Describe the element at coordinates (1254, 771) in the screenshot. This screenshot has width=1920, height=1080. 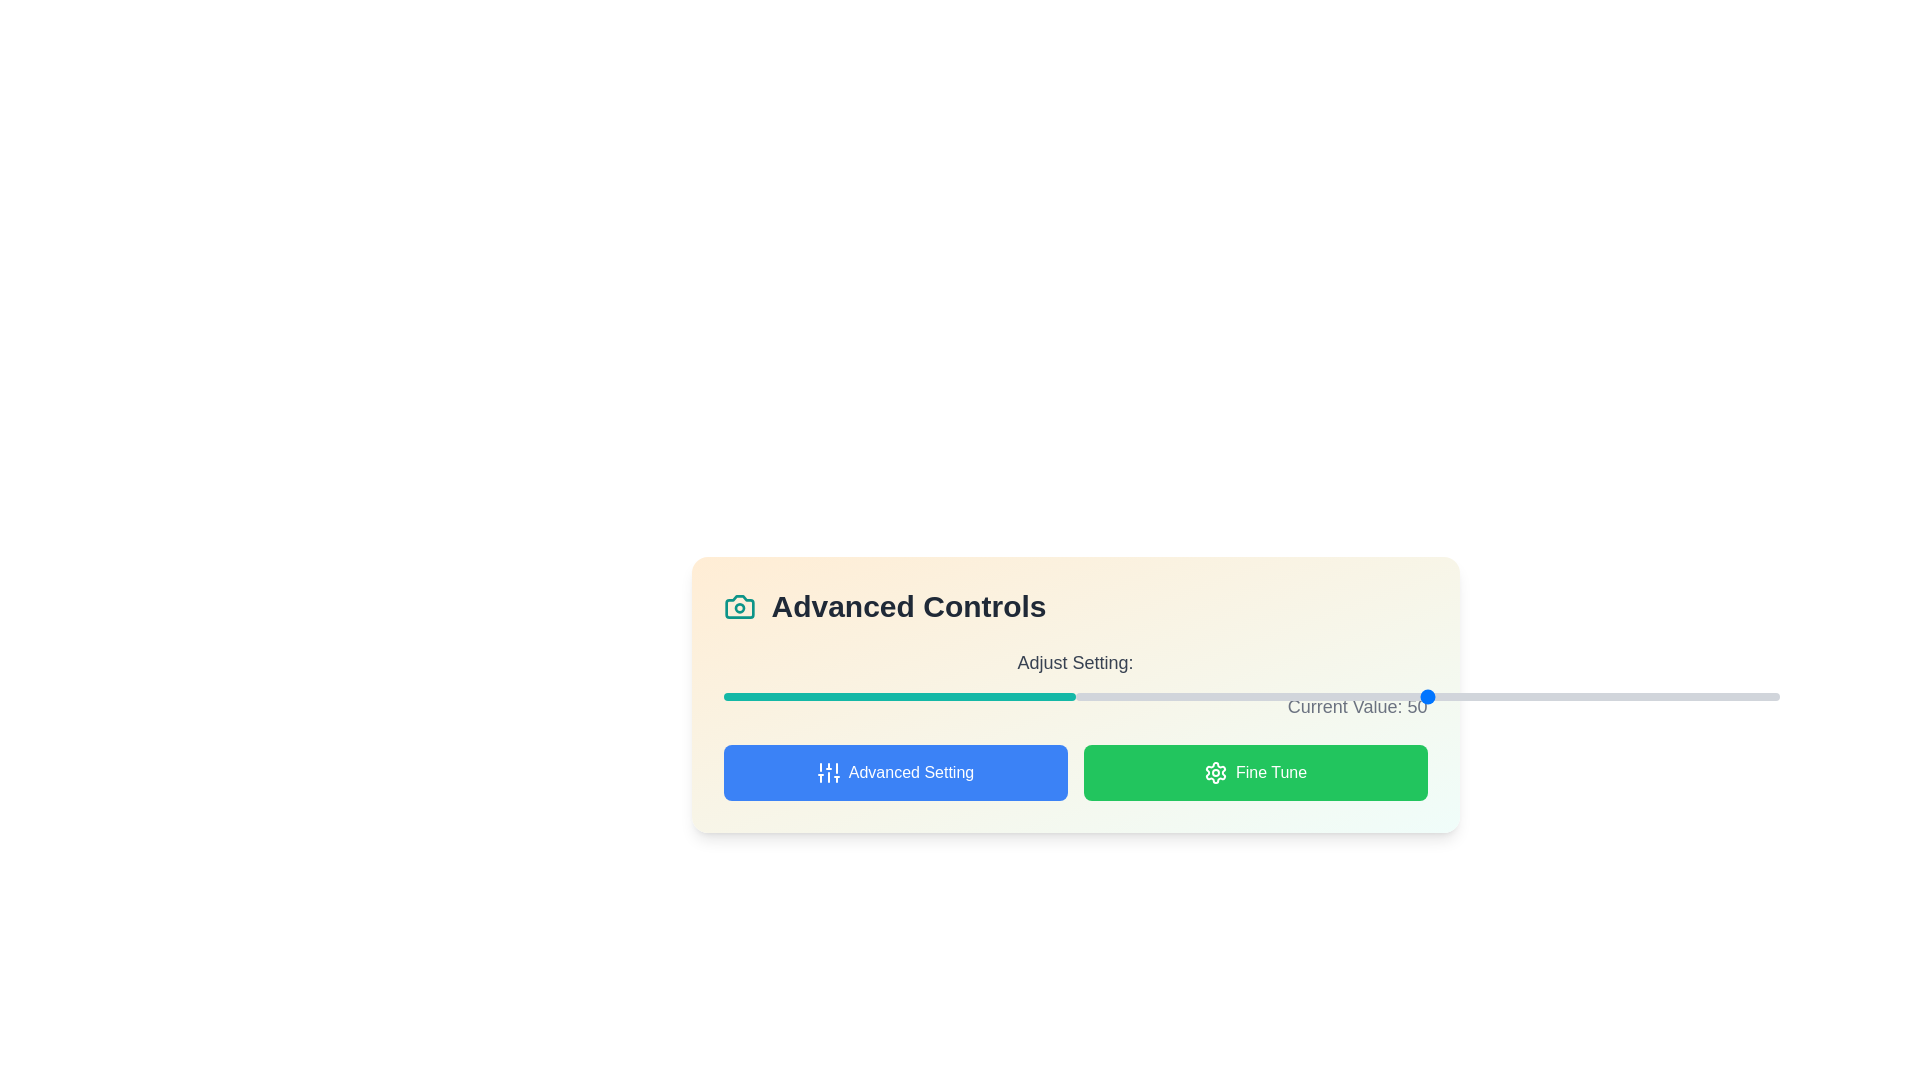
I see `the 'Fine Tune' button with the settings icon in the 'Advanced Controls' section` at that location.